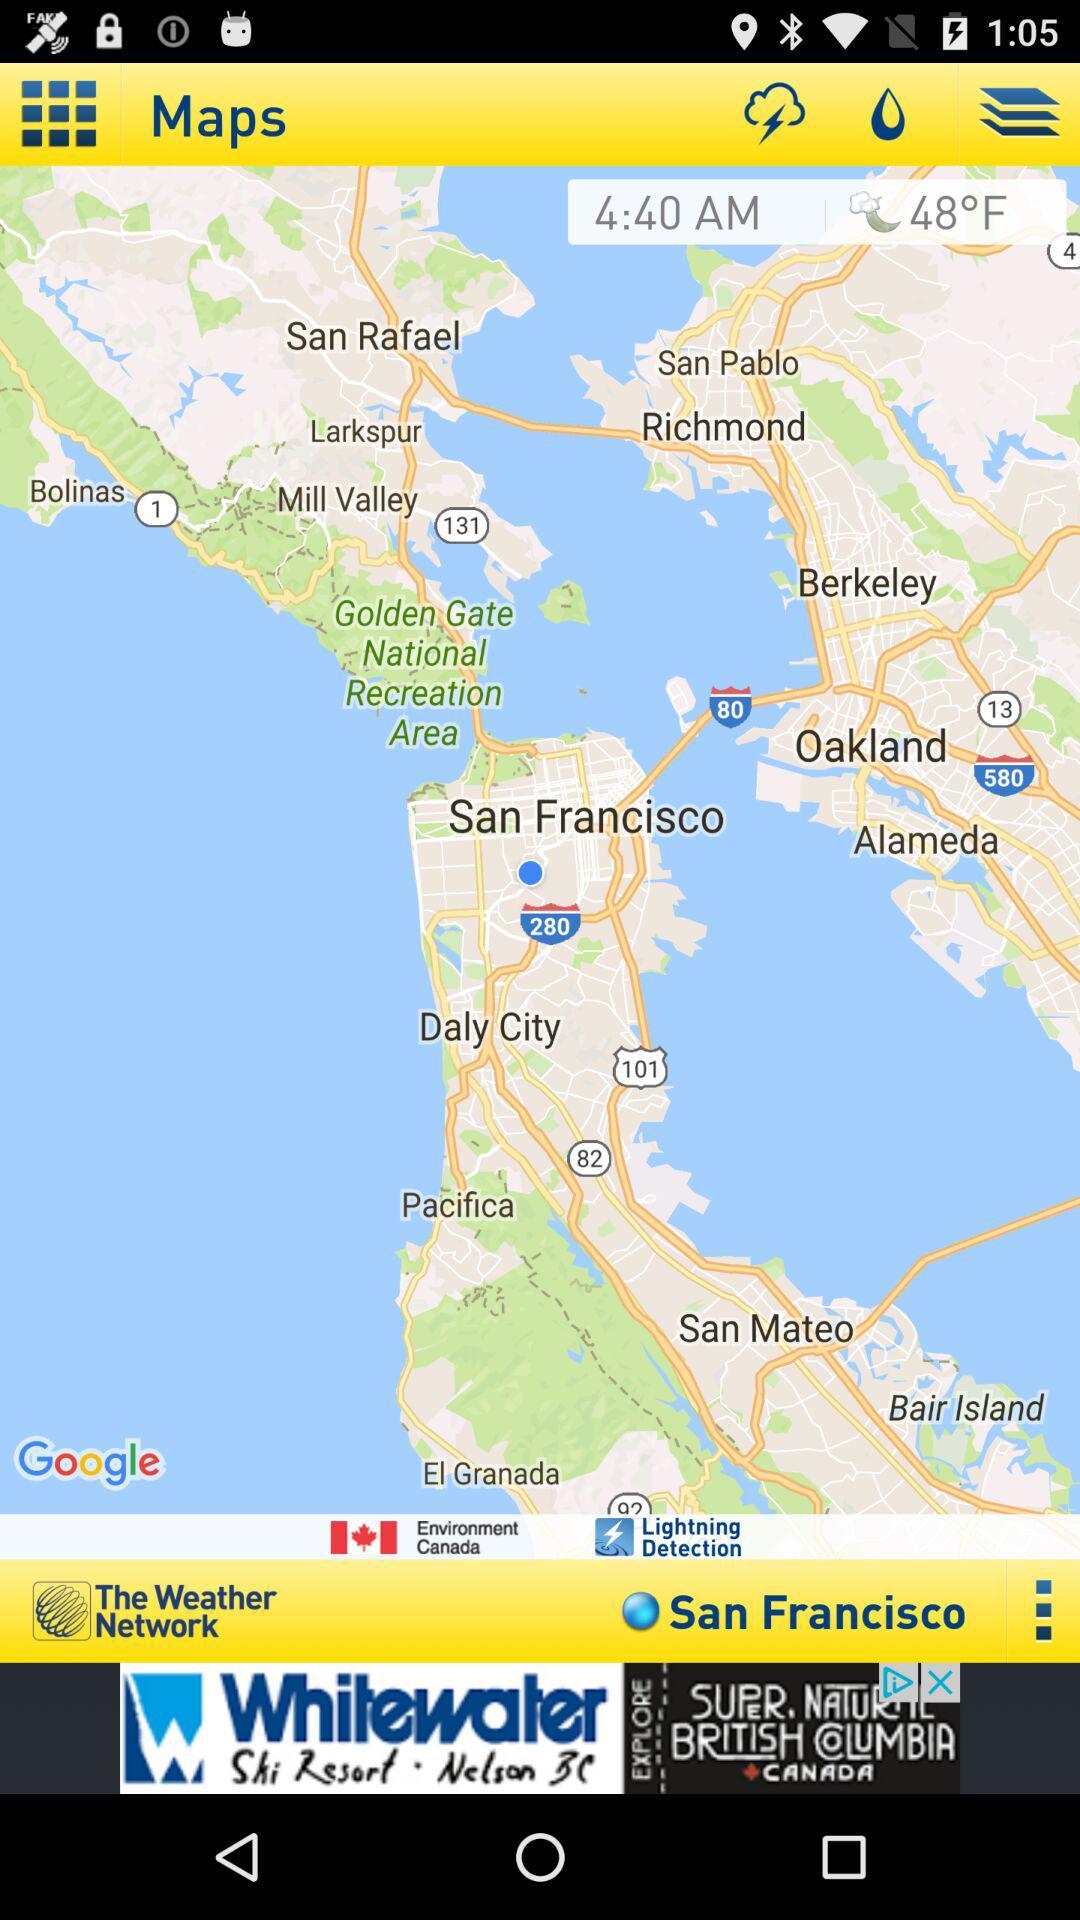 The height and width of the screenshot is (1920, 1080). What do you see at coordinates (1043, 1611) in the screenshot?
I see `over view option` at bounding box center [1043, 1611].